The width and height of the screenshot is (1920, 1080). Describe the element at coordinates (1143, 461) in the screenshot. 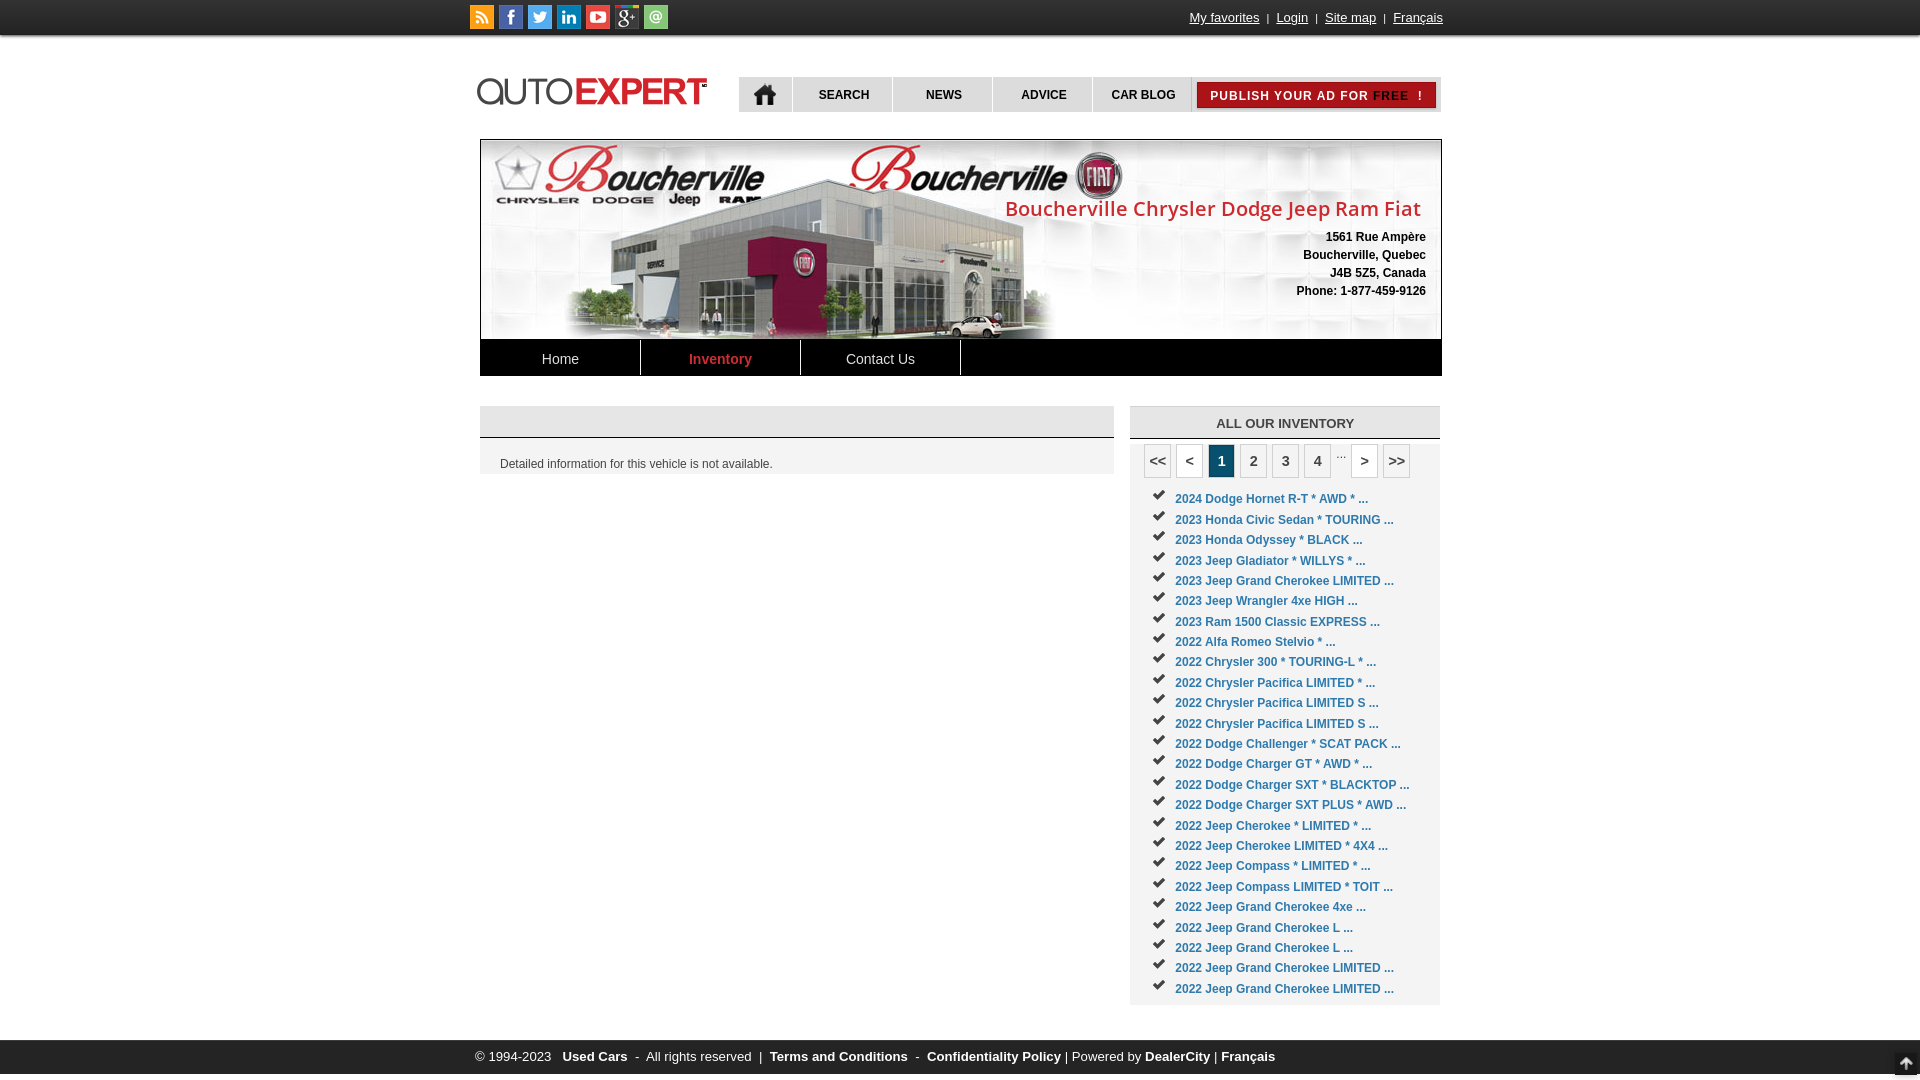

I see `'<<'` at that location.